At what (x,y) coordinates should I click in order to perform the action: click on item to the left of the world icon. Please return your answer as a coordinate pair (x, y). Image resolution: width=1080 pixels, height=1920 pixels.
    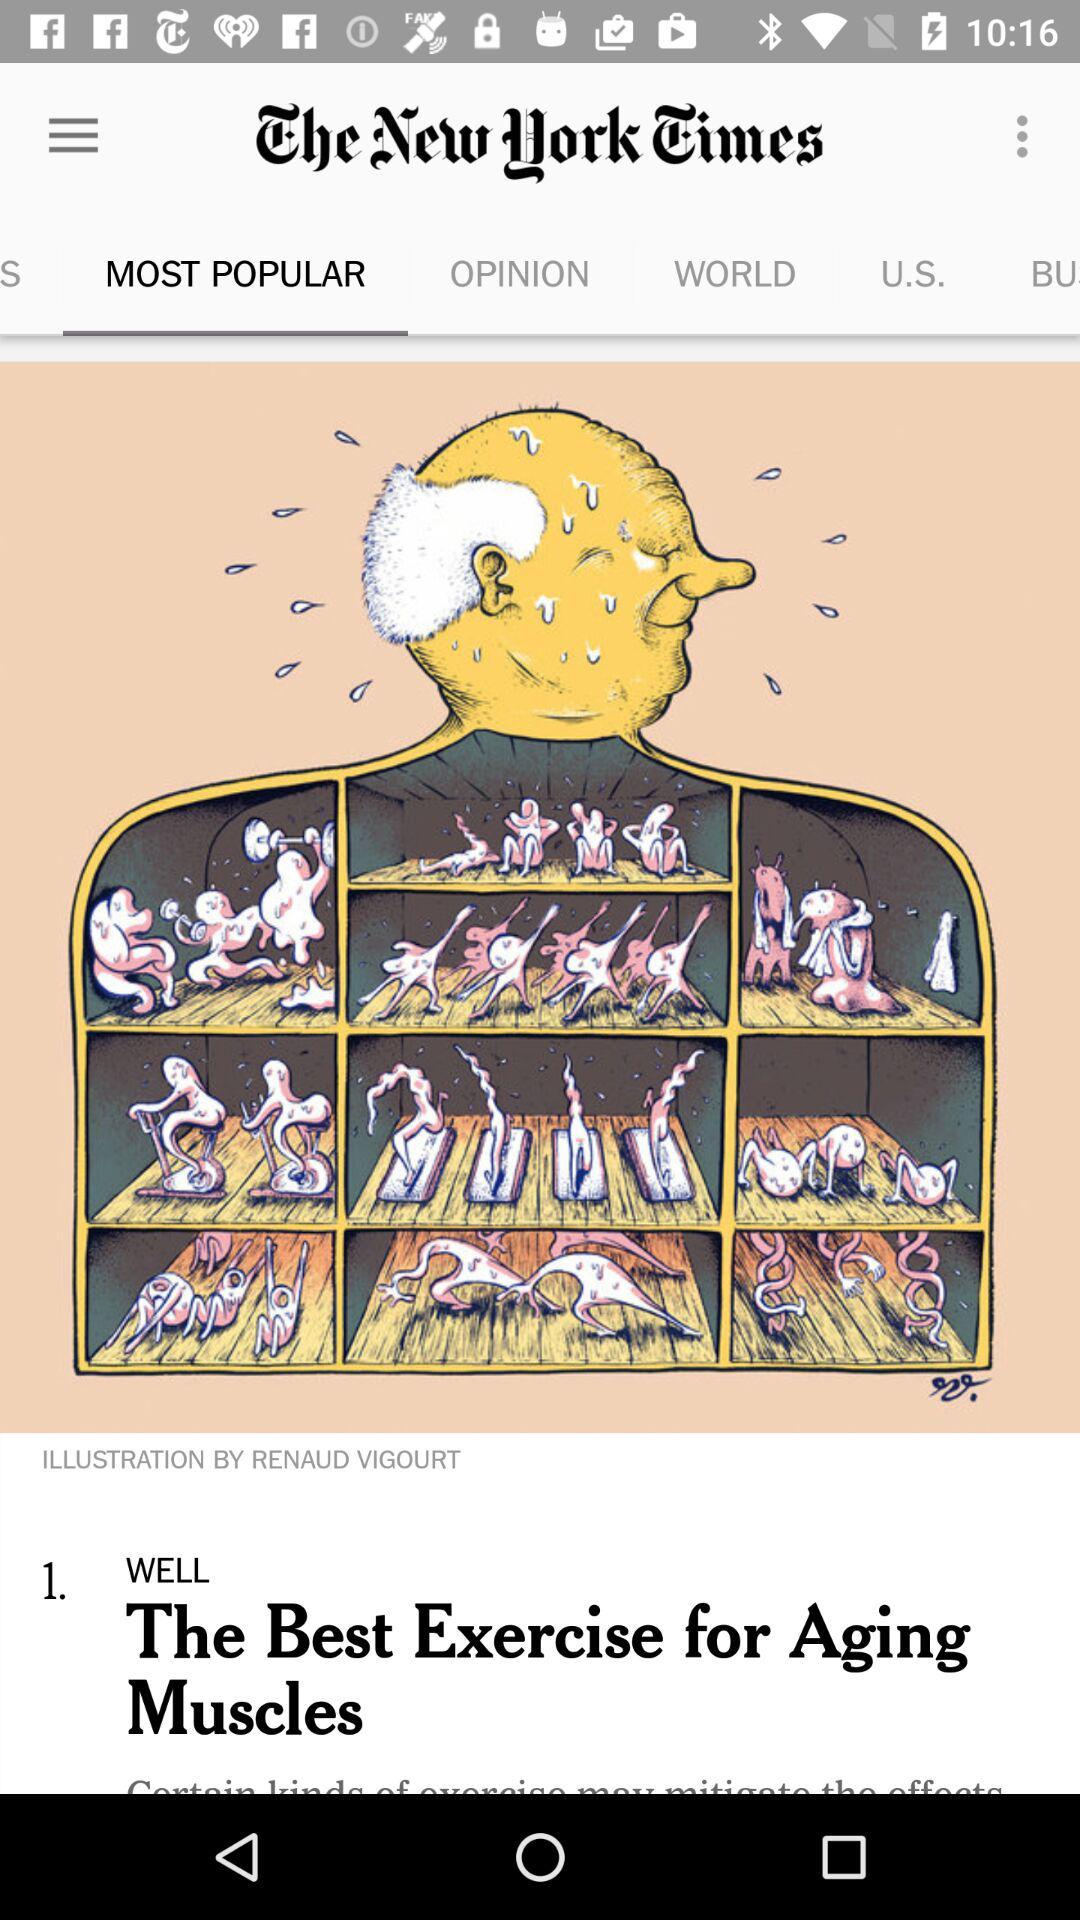
    Looking at the image, I should click on (519, 272).